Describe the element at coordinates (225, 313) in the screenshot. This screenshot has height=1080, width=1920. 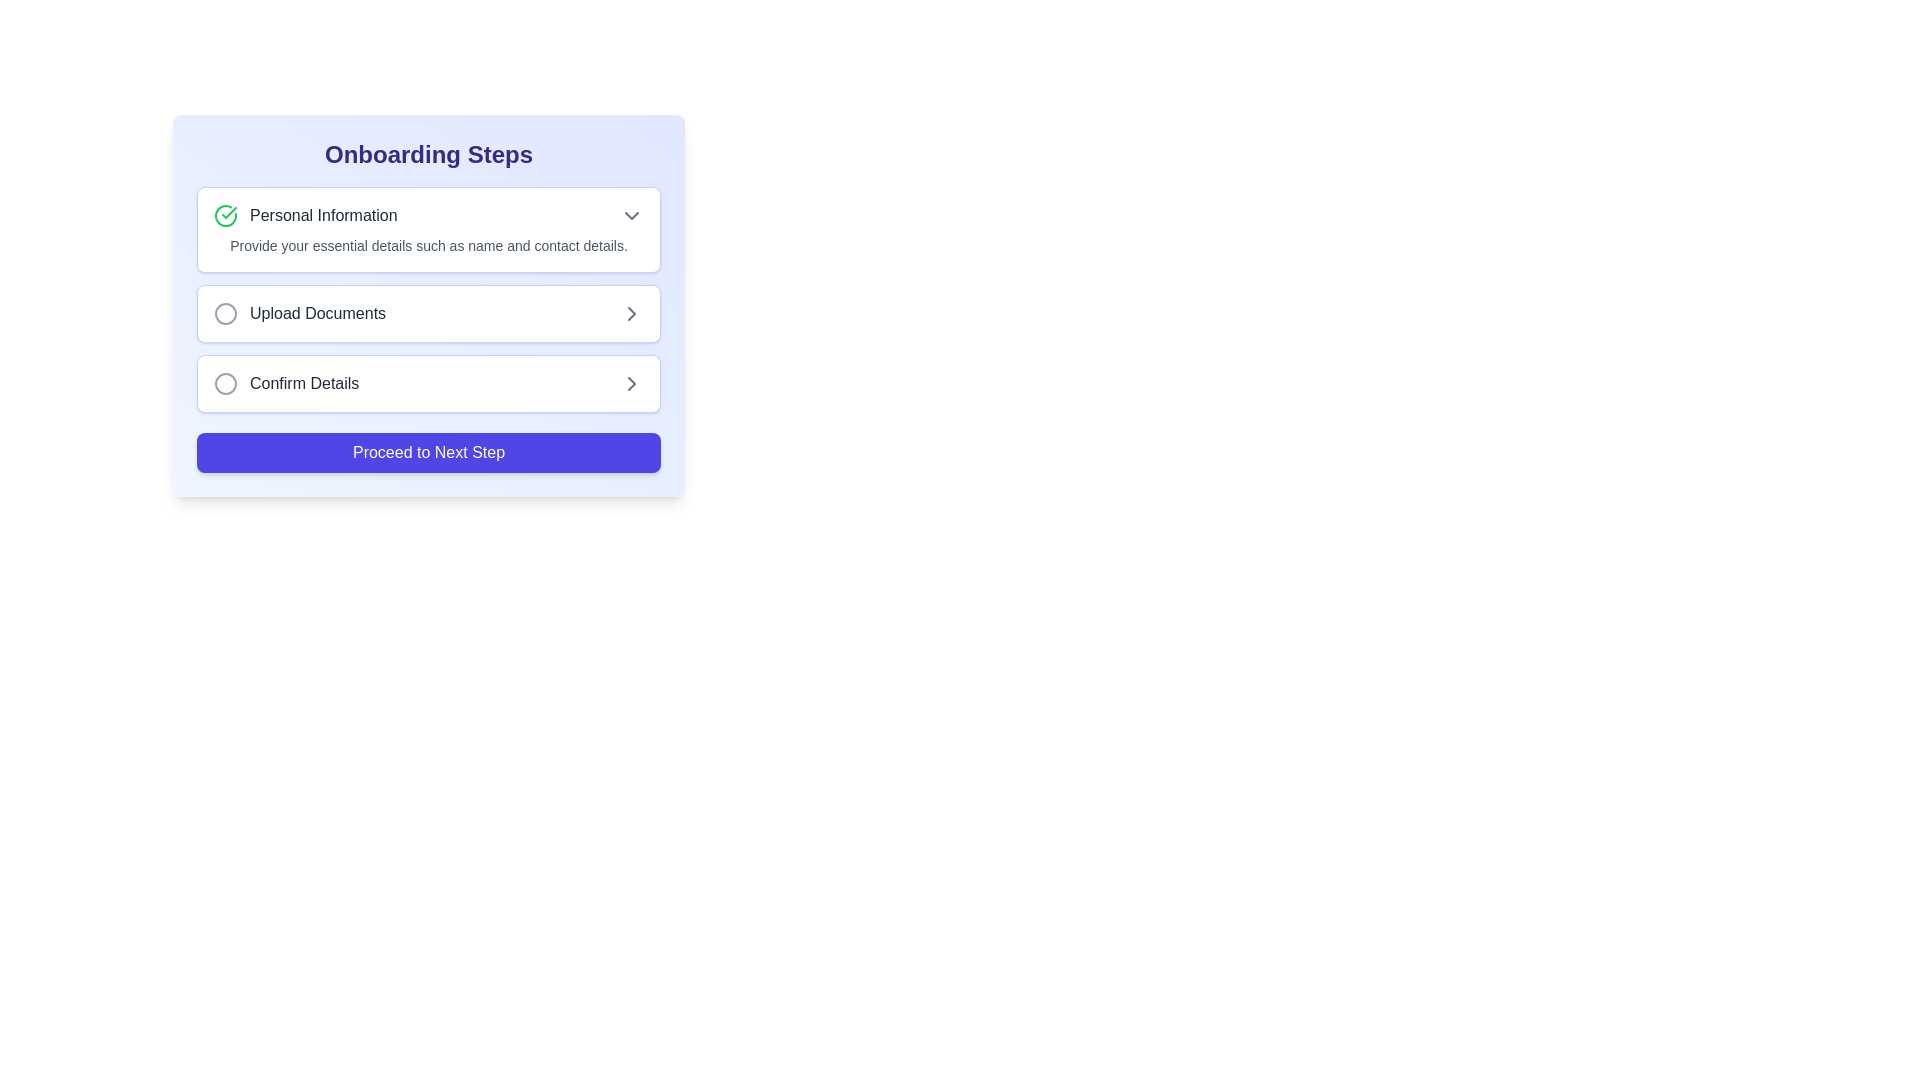
I see `the circular icon with a thin outline and no fill, positioned to the left of the 'Upload Documents' text in the onboarding list` at that location.